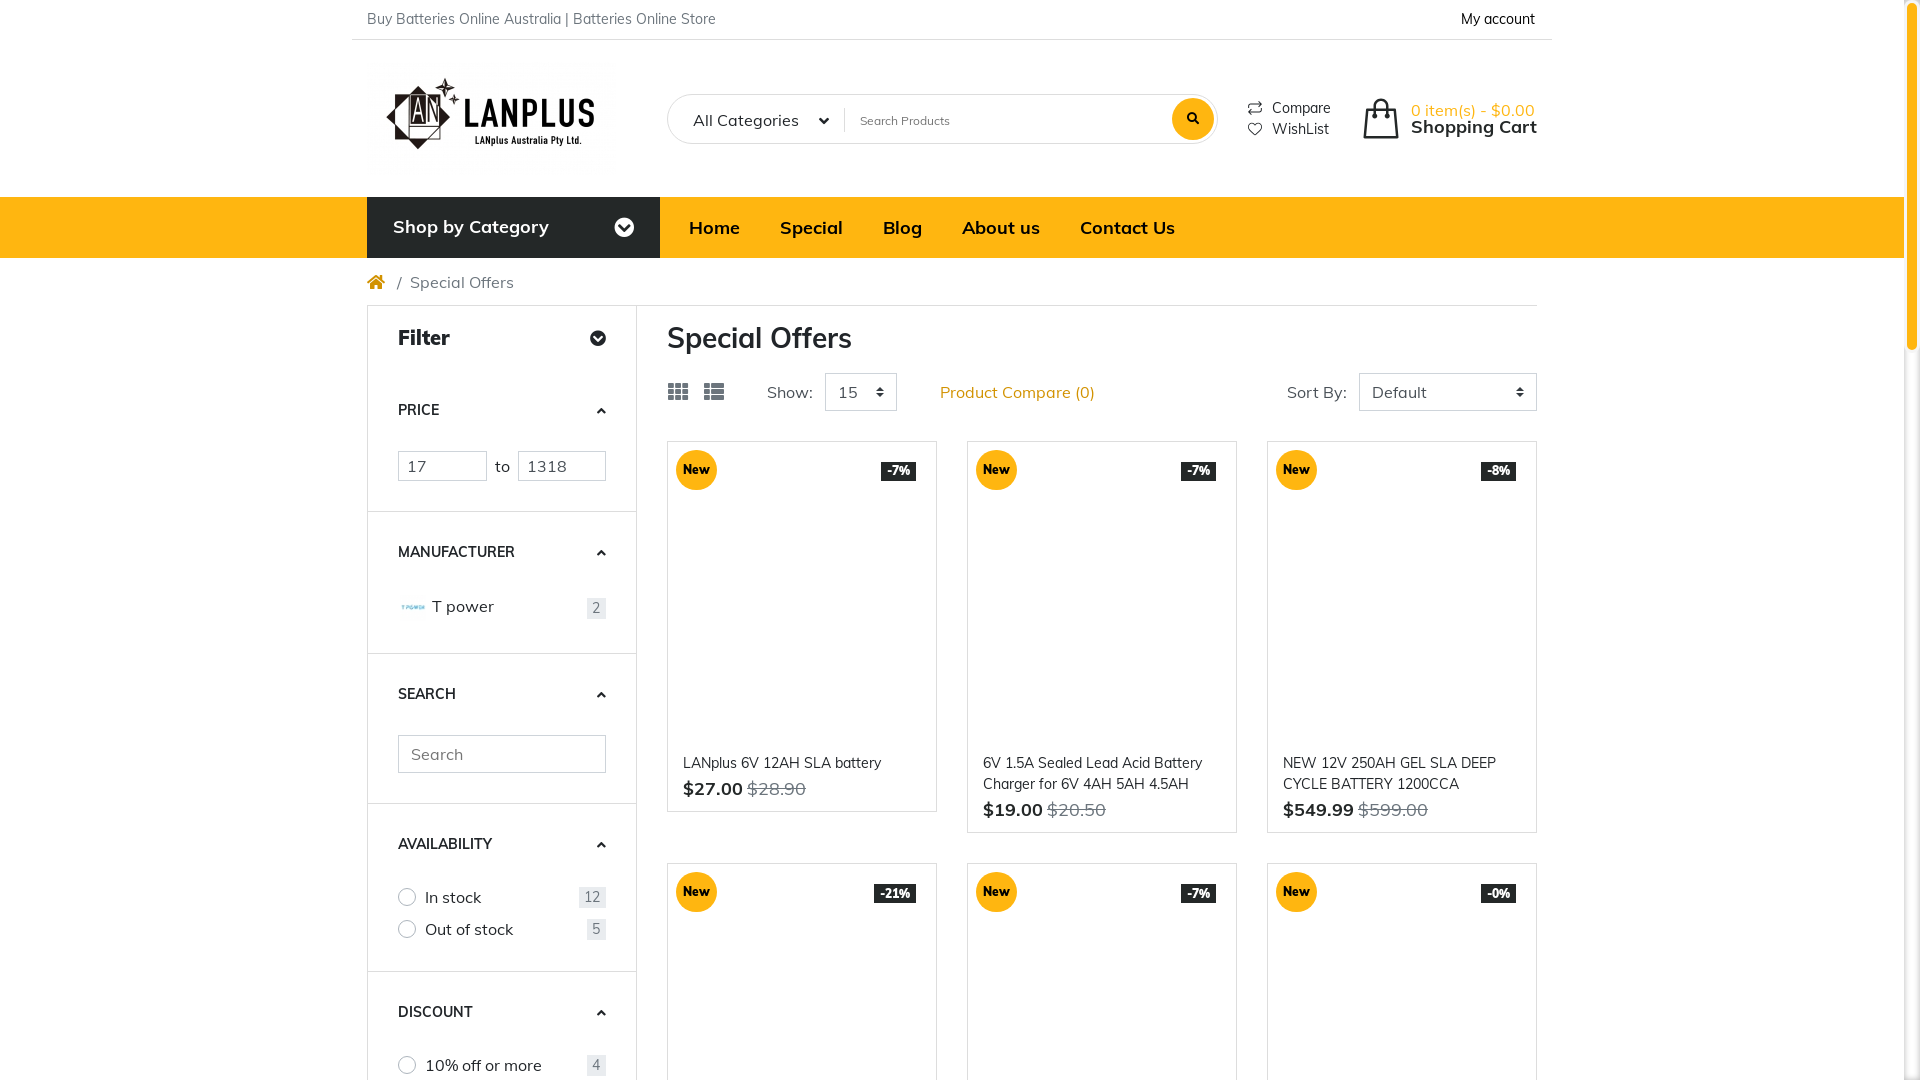 The width and height of the screenshot is (1920, 1080). What do you see at coordinates (801, 590) in the screenshot?
I see `'LANplus 6V 12AH SLA battery '` at bounding box center [801, 590].